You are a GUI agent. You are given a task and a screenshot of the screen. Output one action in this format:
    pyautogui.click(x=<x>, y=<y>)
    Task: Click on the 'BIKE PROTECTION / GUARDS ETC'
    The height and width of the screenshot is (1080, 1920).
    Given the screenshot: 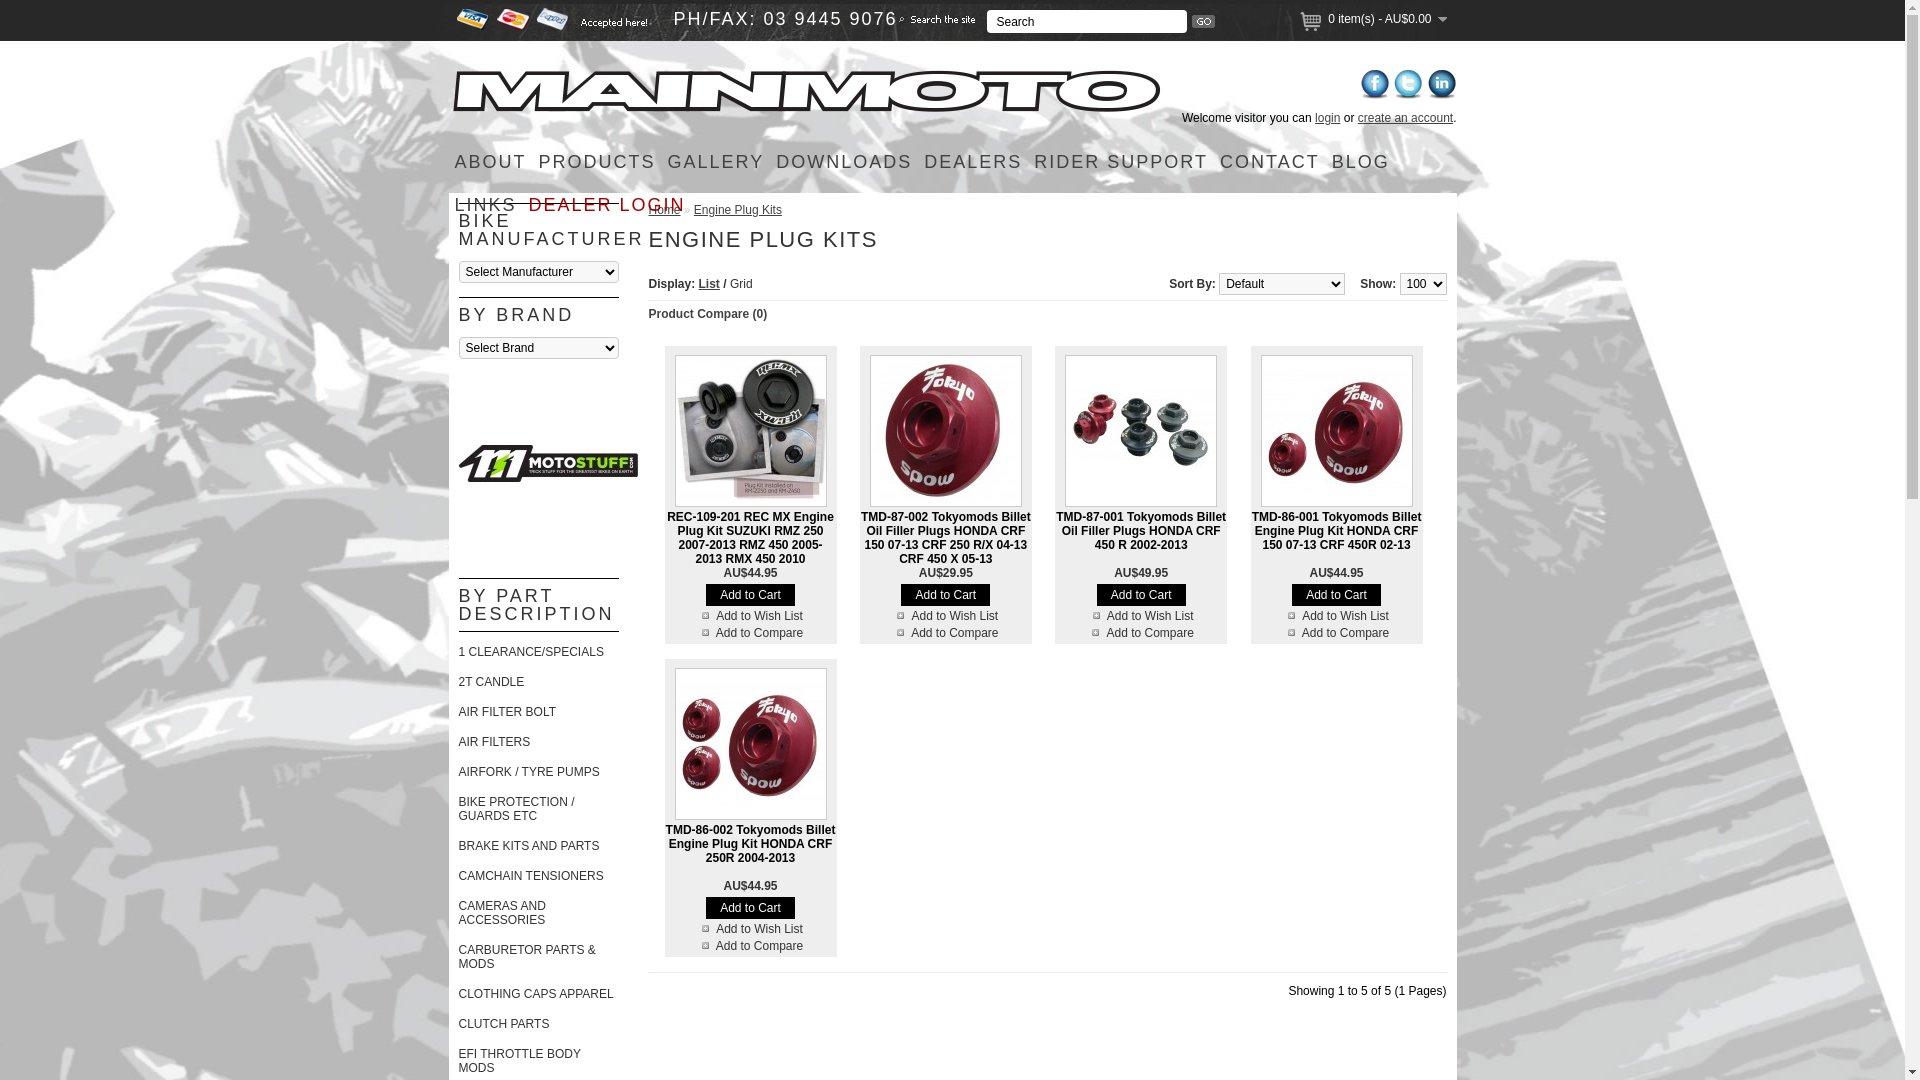 What is the action you would take?
    pyautogui.click(x=515, y=808)
    